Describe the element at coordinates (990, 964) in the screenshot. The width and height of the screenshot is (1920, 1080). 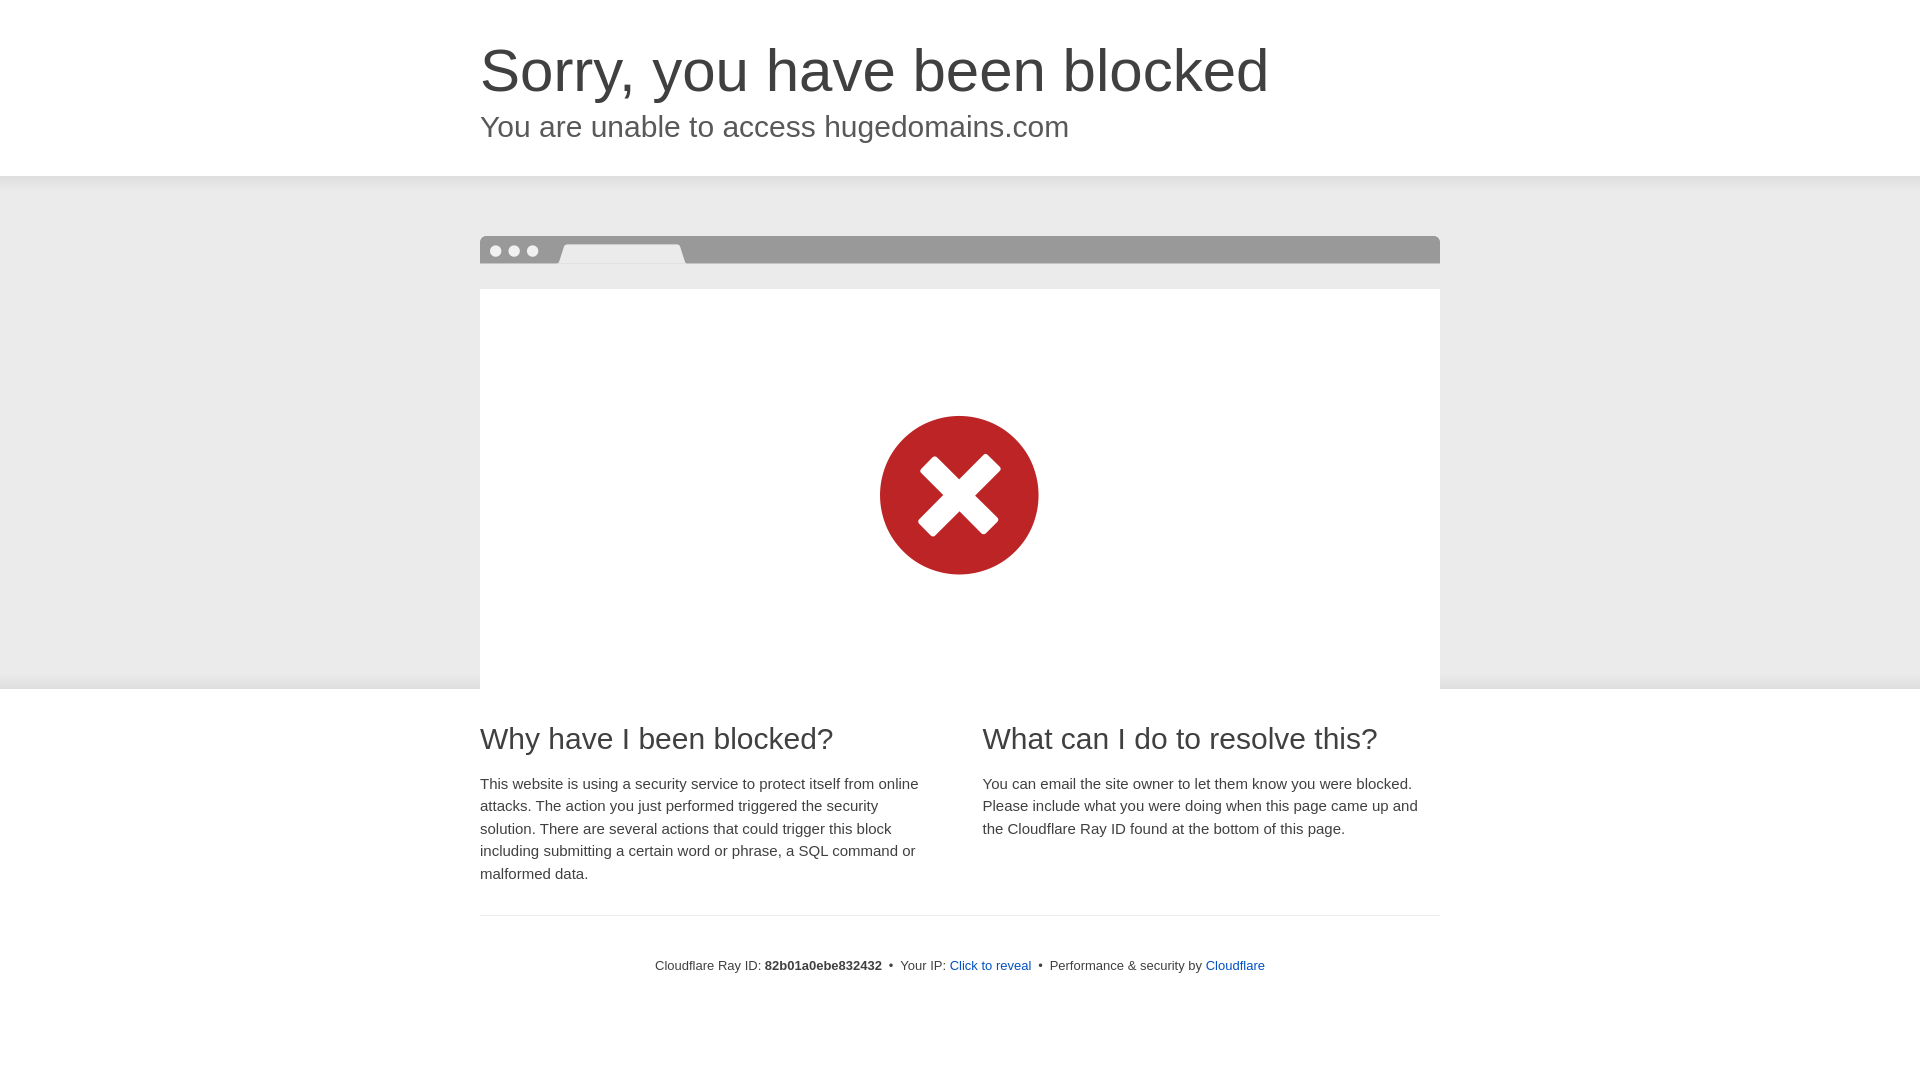
I see `'Click to reveal'` at that location.